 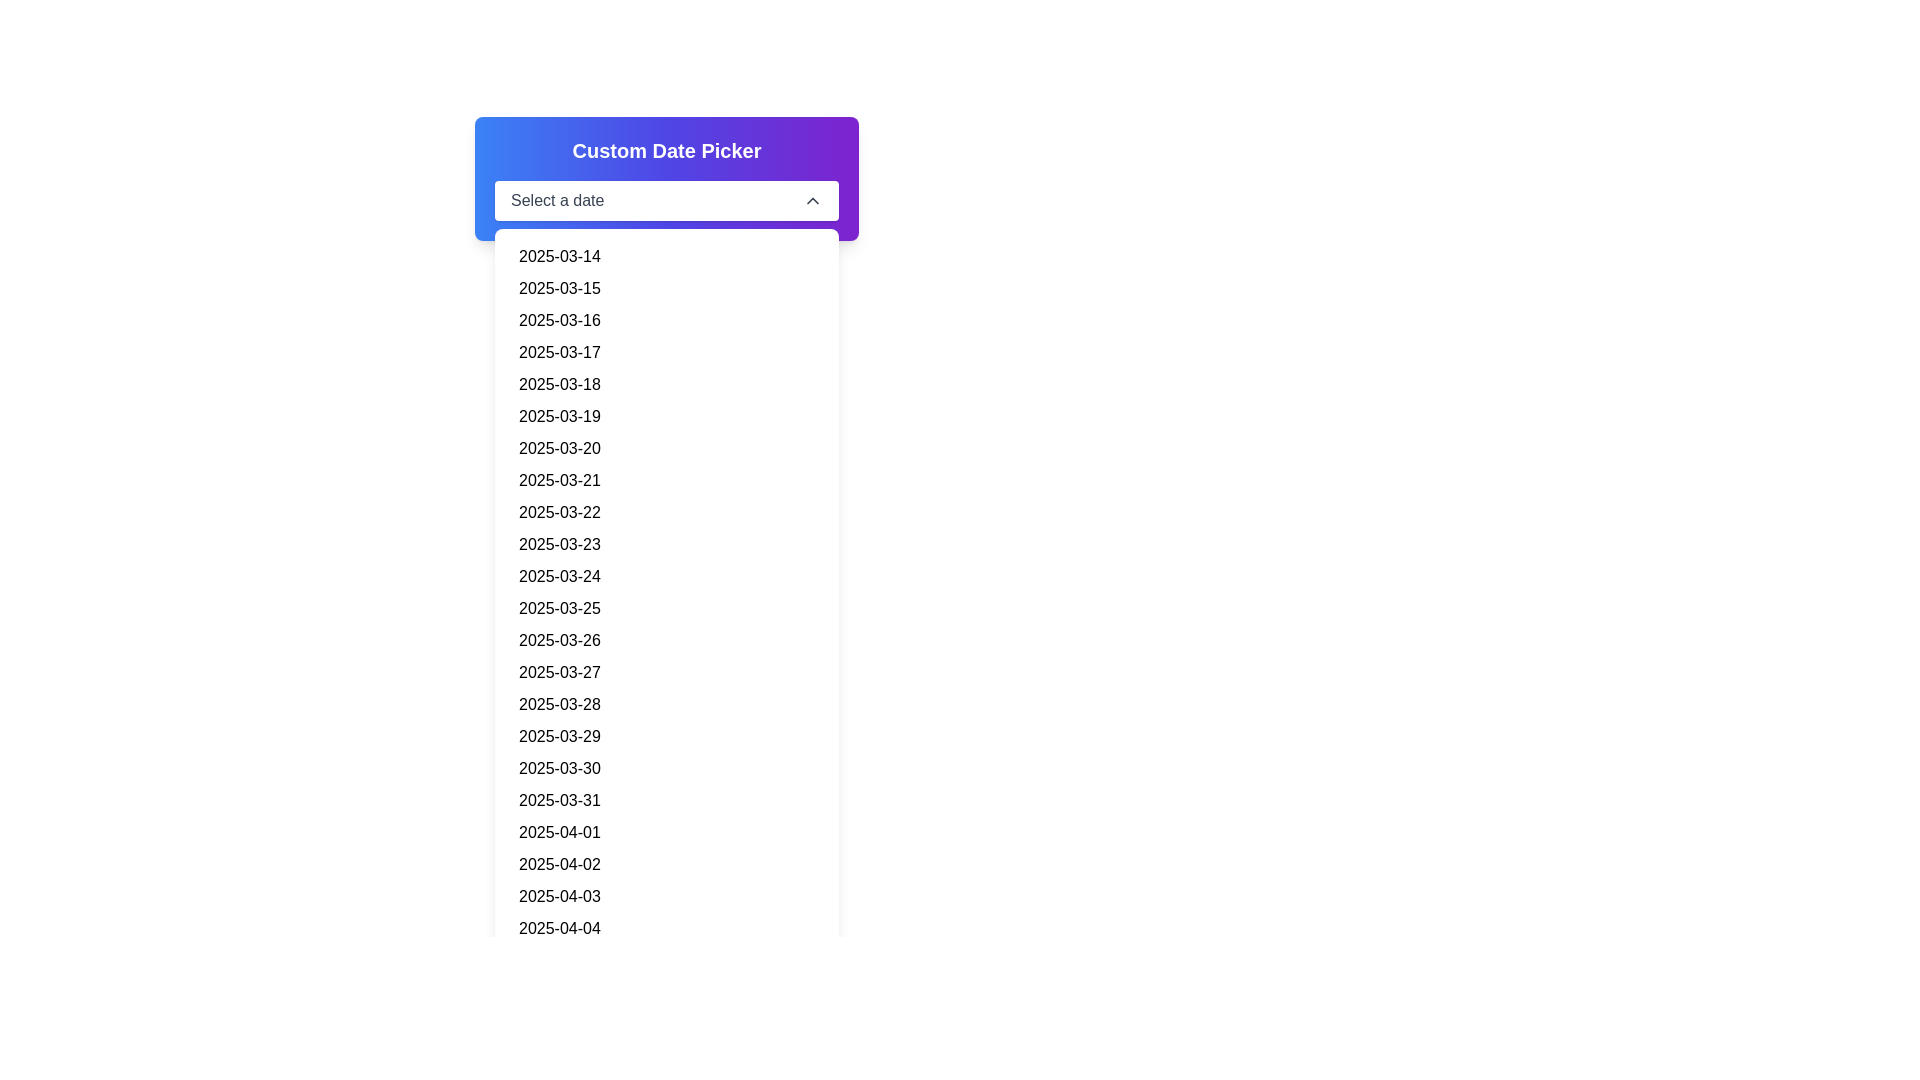 What do you see at coordinates (667, 704) in the screenshot?
I see `the selectable date '2025-03-28' in the dropdown list of the date picker widget` at bounding box center [667, 704].